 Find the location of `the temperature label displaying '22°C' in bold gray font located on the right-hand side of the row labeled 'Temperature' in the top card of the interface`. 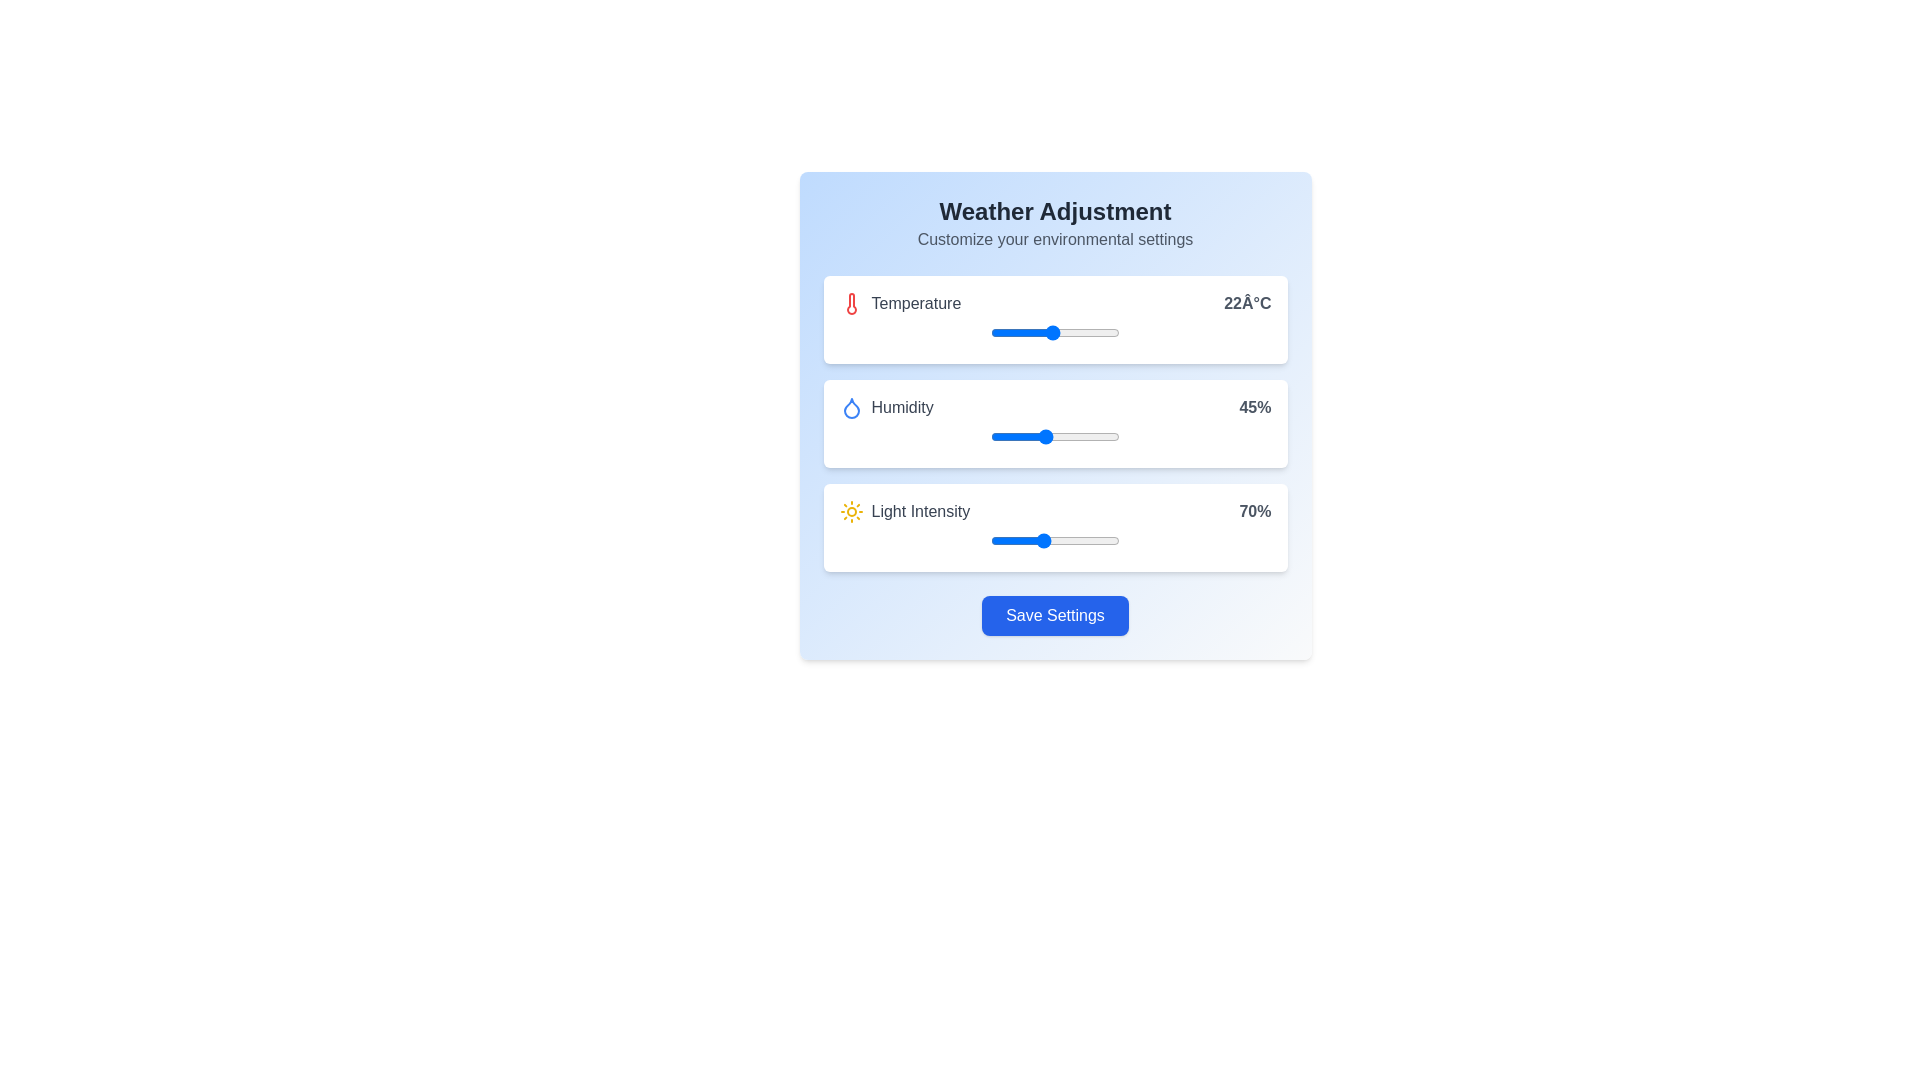

the temperature label displaying '22°C' in bold gray font located on the right-hand side of the row labeled 'Temperature' in the top card of the interface is located at coordinates (1246, 304).